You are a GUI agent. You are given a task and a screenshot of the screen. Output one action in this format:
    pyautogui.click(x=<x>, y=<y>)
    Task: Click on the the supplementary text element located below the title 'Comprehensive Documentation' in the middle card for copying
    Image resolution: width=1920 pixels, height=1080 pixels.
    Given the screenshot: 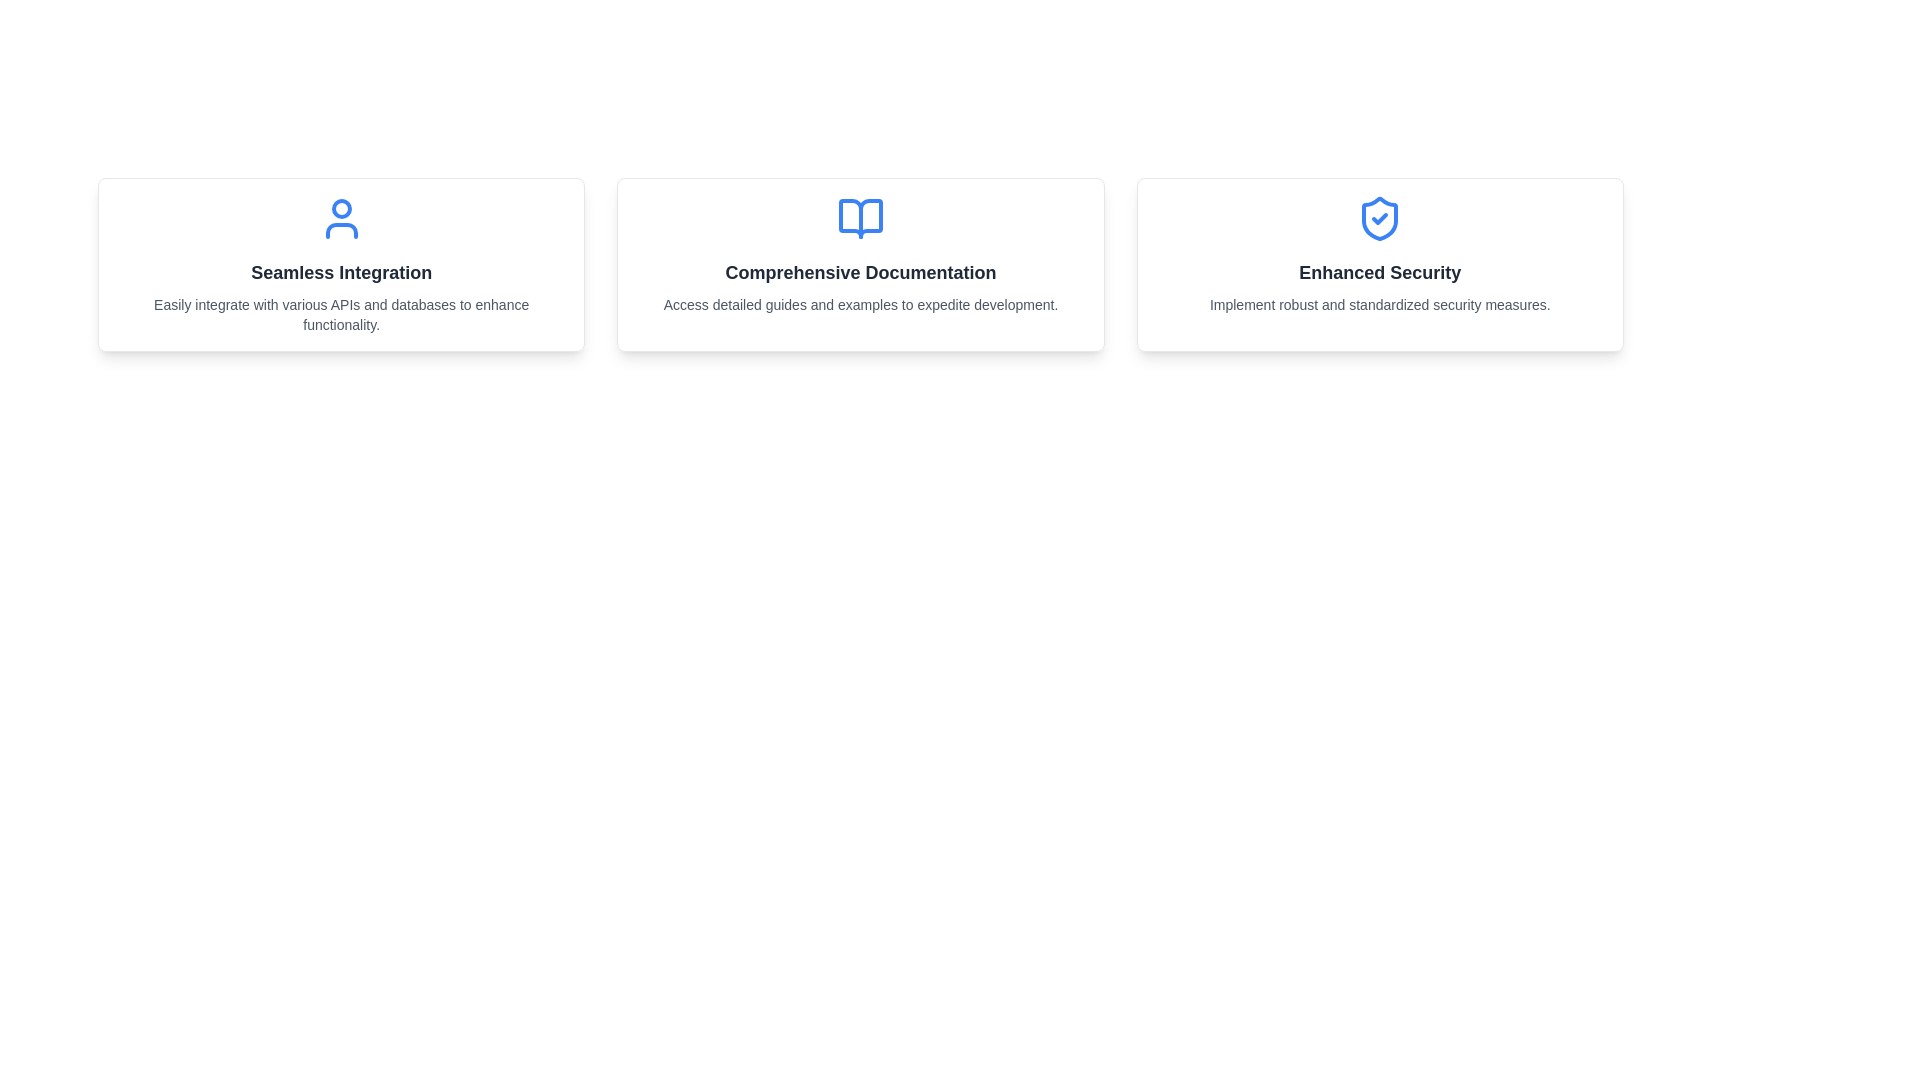 What is the action you would take?
    pyautogui.click(x=860, y=304)
    